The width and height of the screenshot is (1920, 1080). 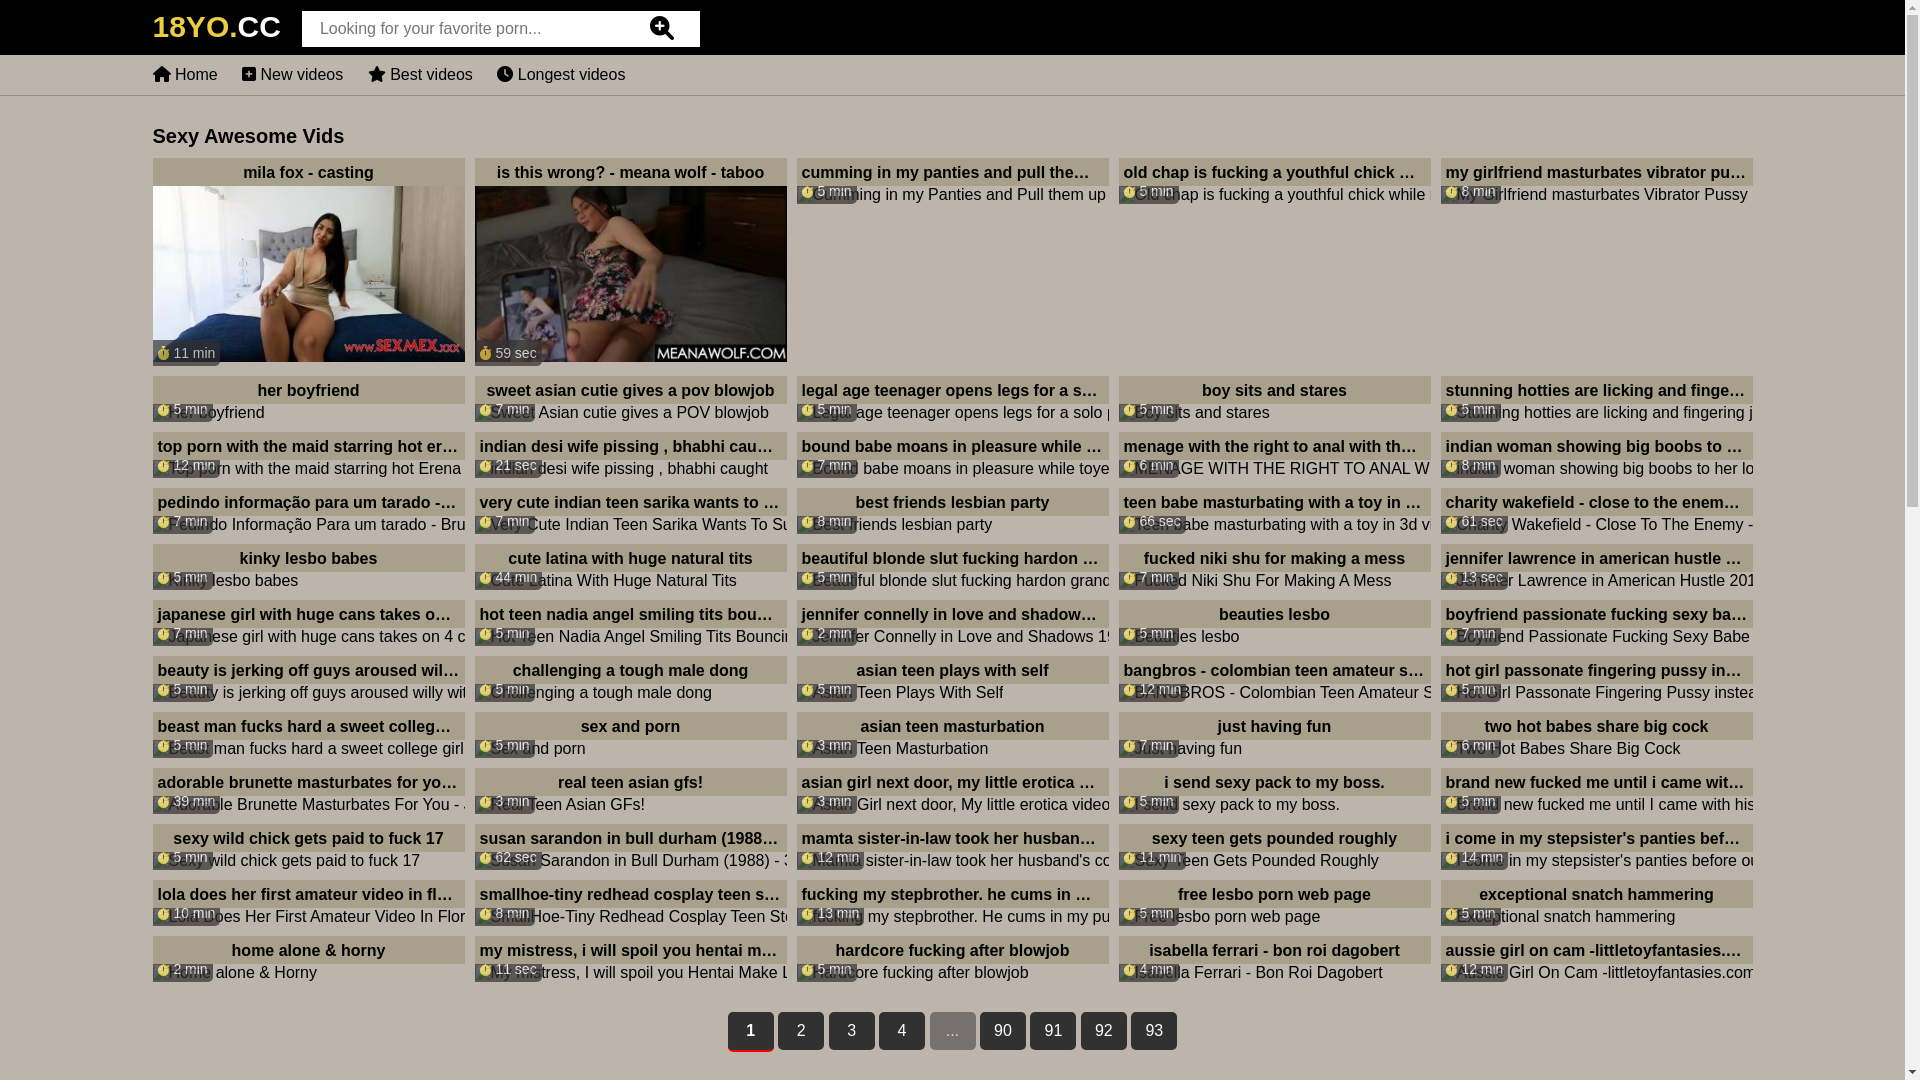 I want to click on '61 sec, so click(x=1595, y=509).